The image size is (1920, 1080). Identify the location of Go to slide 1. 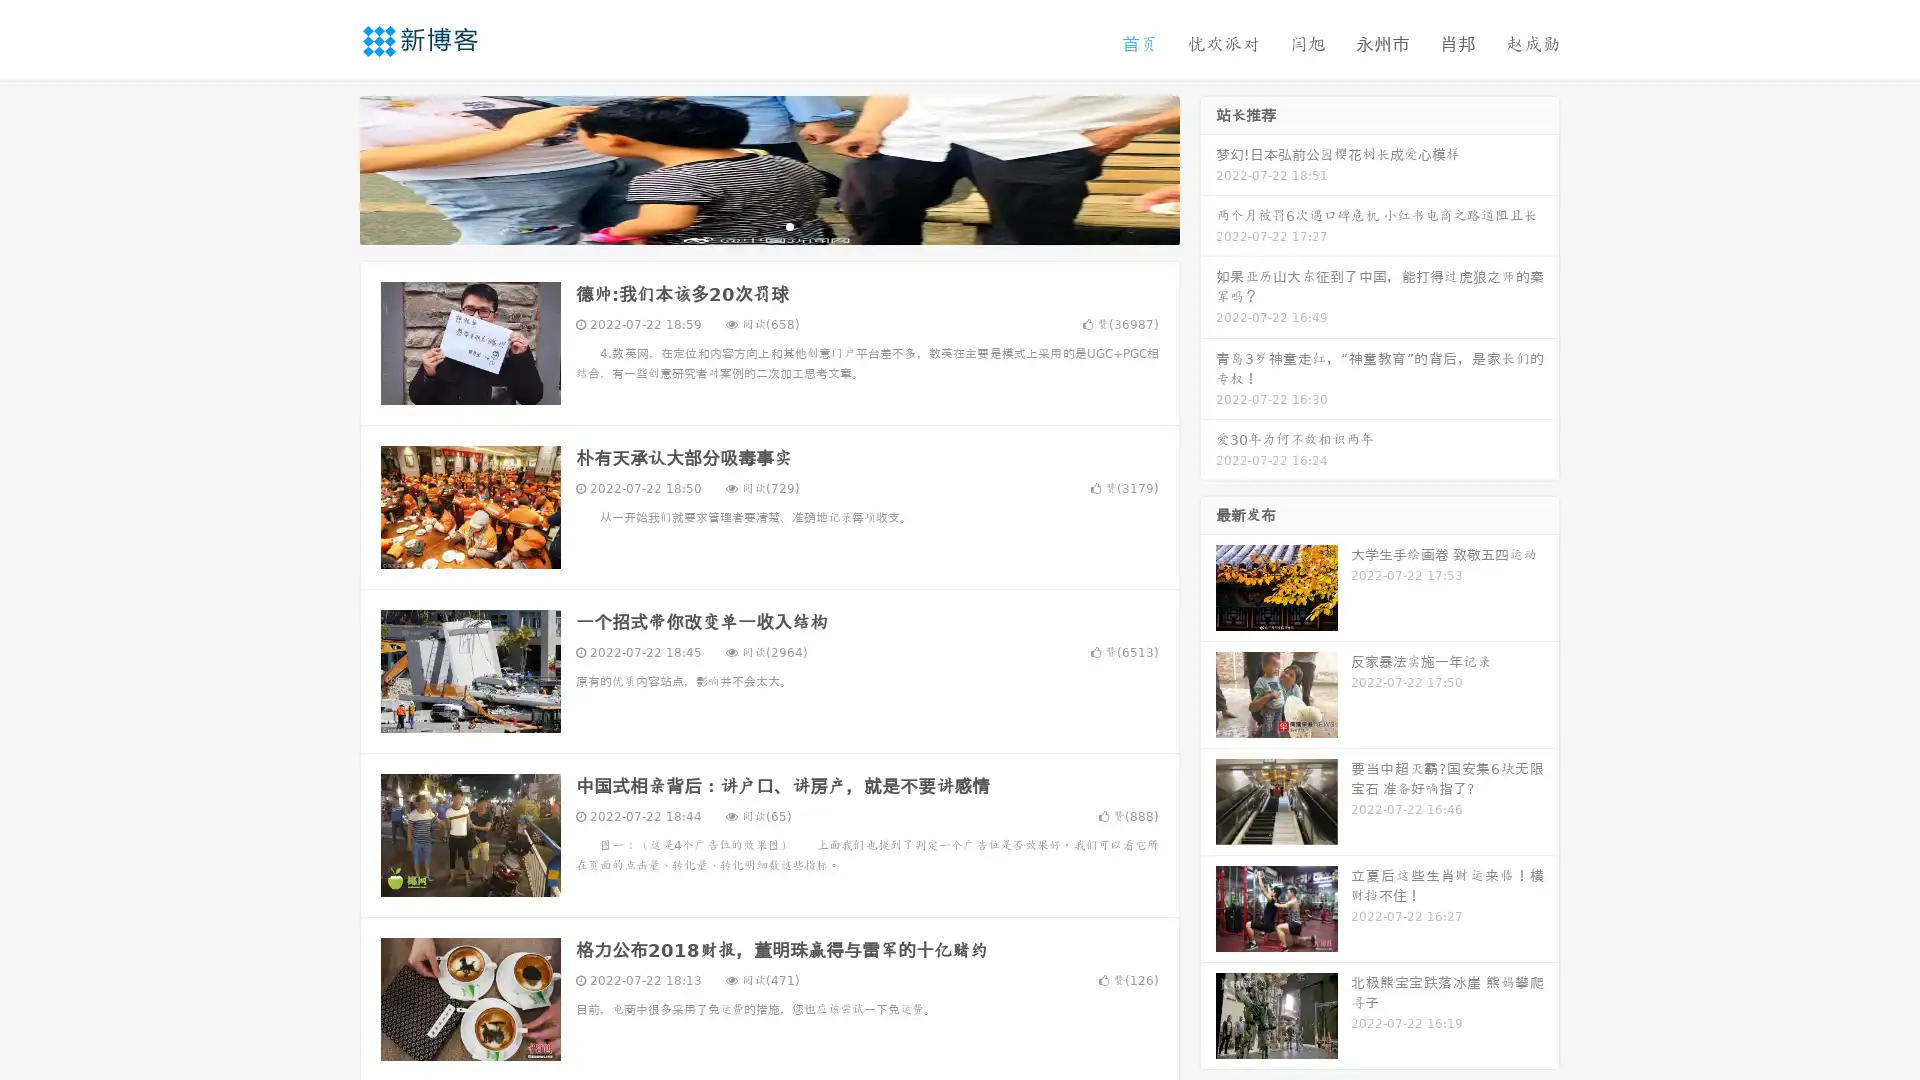
(748, 225).